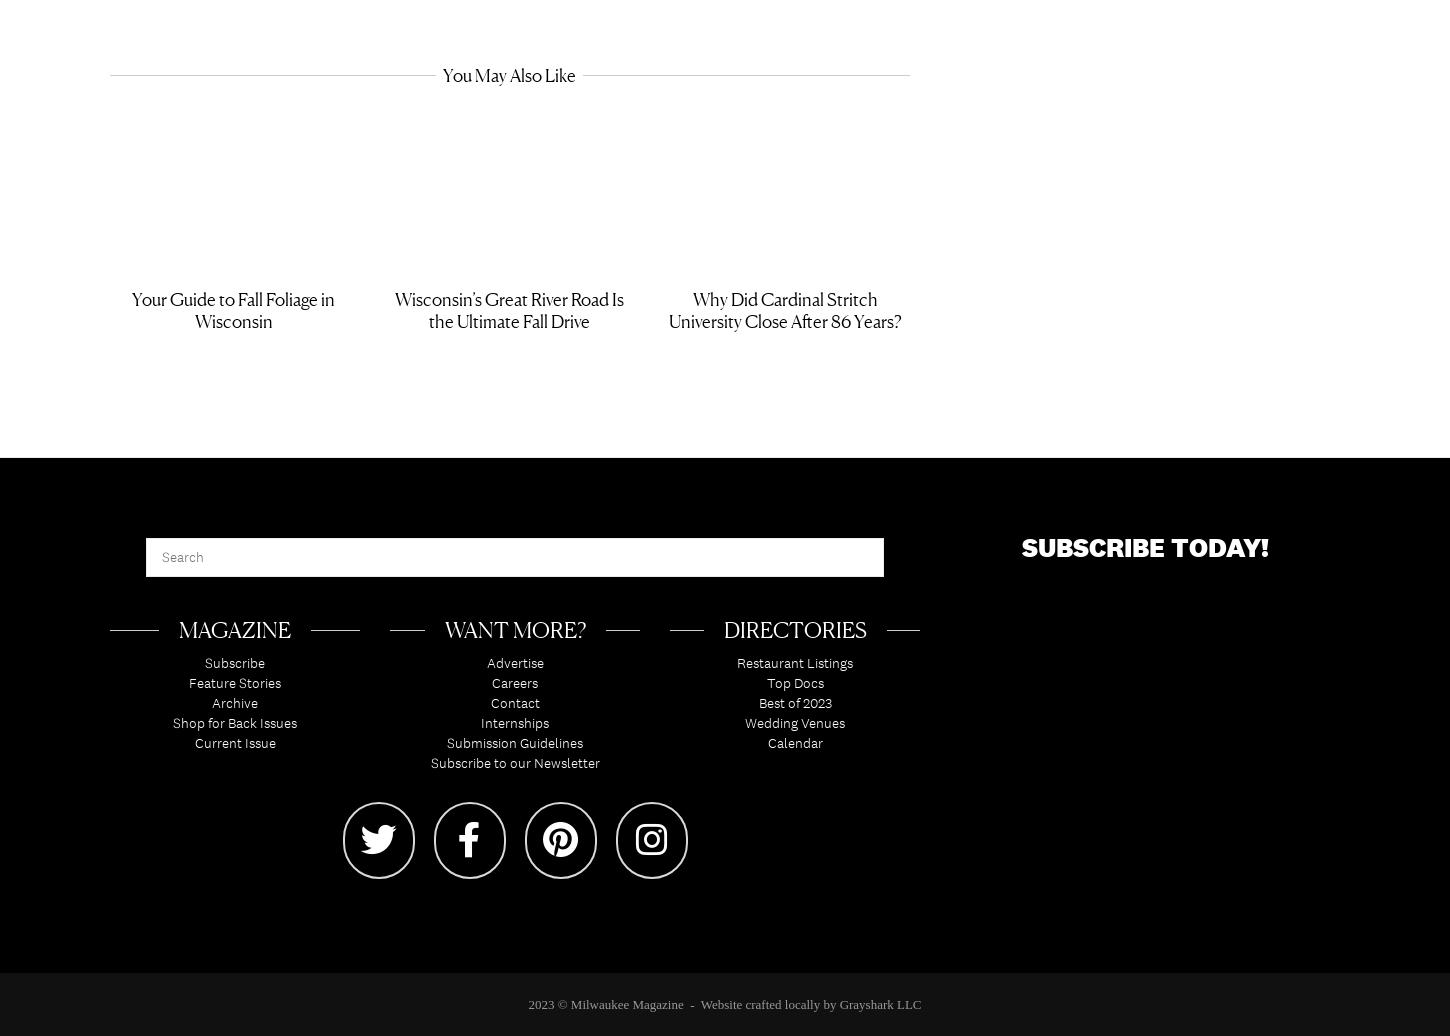 This screenshot has height=1036, width=1450. I want to click on '2023 © Milwaukee Magazine', so click(604, 1010).